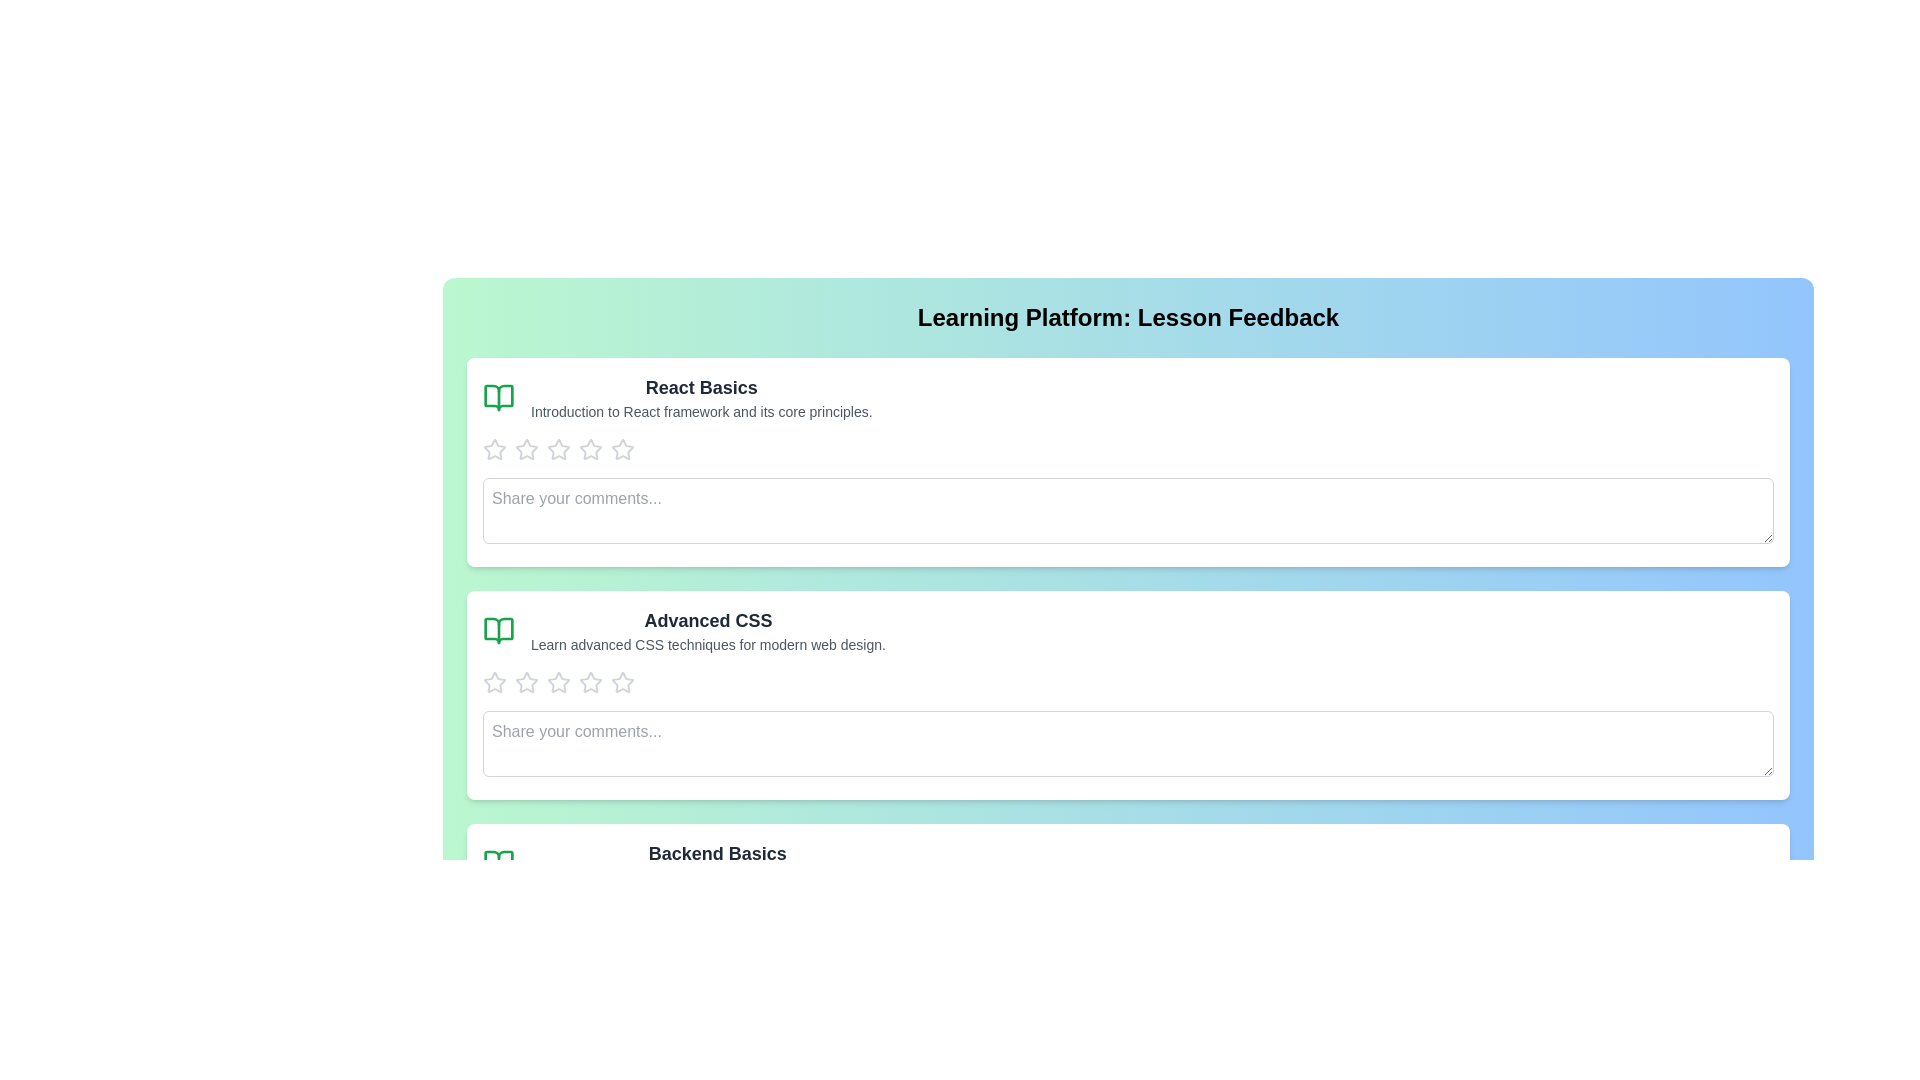 This screenshot has height=1080, width=1920. What do you see at coordinates (527, 681) in the screenshot?
I see `the first star in the 5-star rating system under the 'Advanced CSS' section` at bounding box center [527, 681].